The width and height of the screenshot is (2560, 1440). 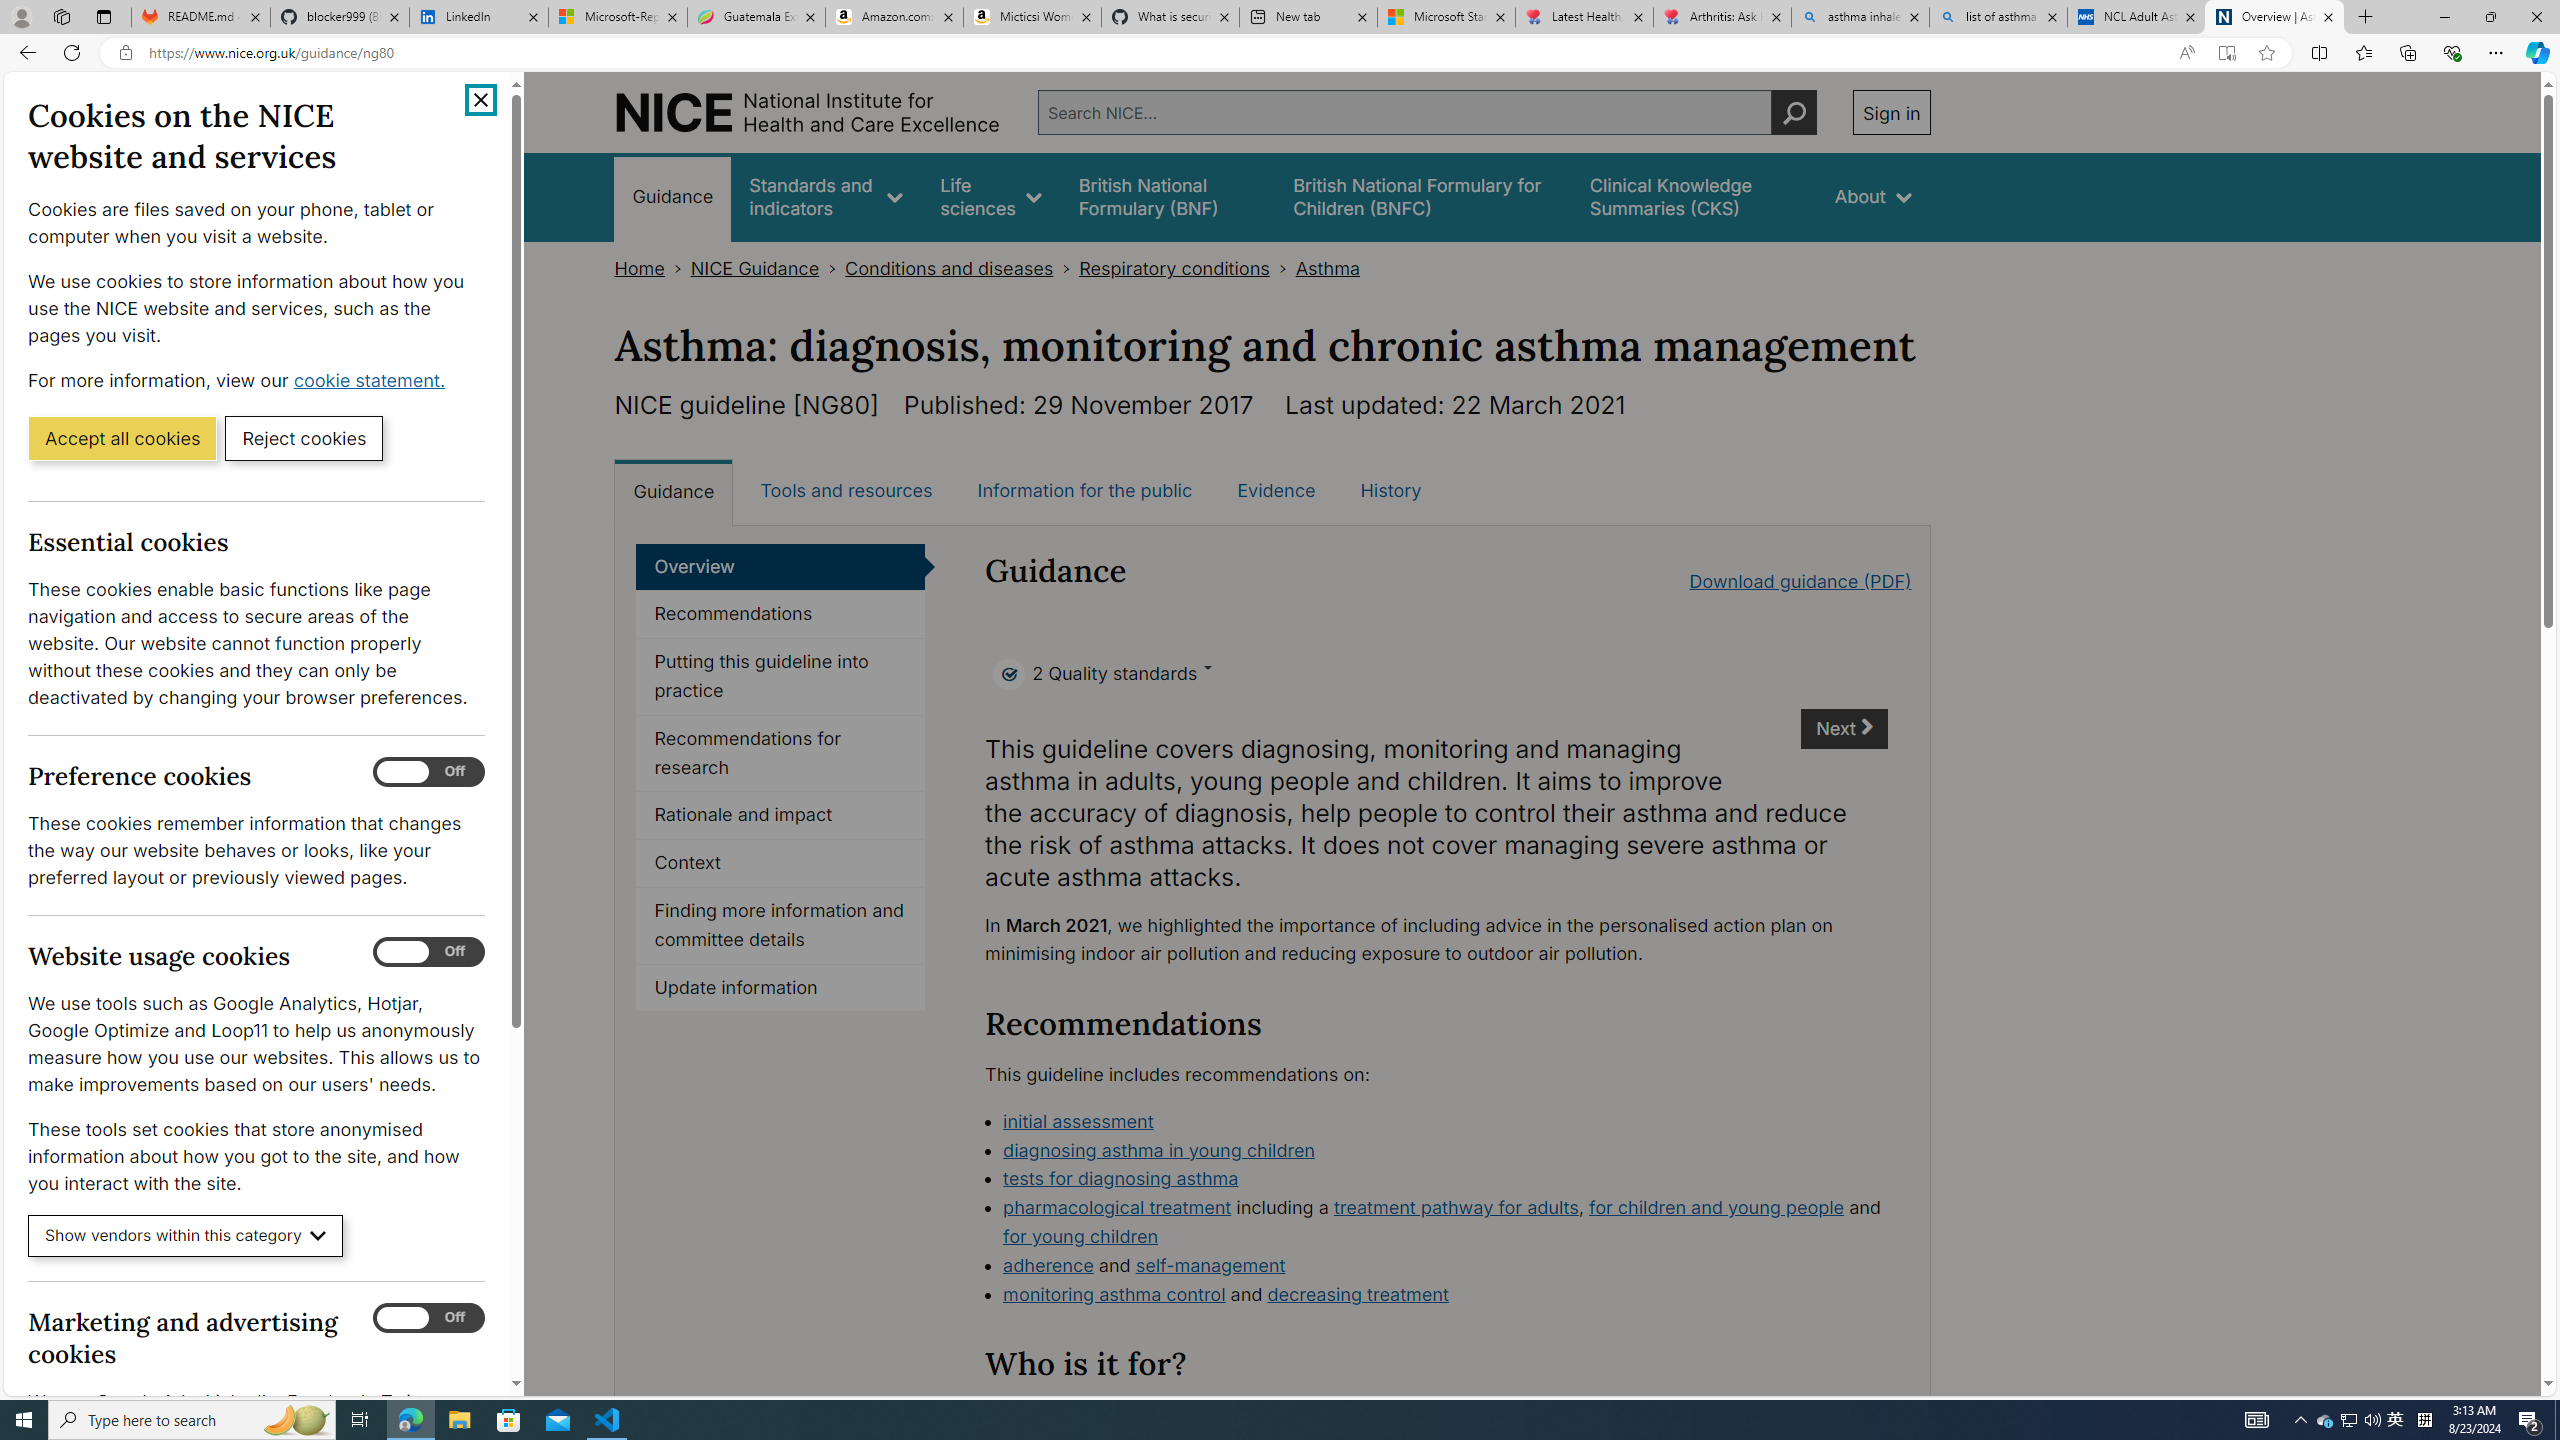 What do you see at coordinates (1455, 1207) in the screenshot?
I see `'treatment pathway for adults'` at bounding box center [1455, 1207].